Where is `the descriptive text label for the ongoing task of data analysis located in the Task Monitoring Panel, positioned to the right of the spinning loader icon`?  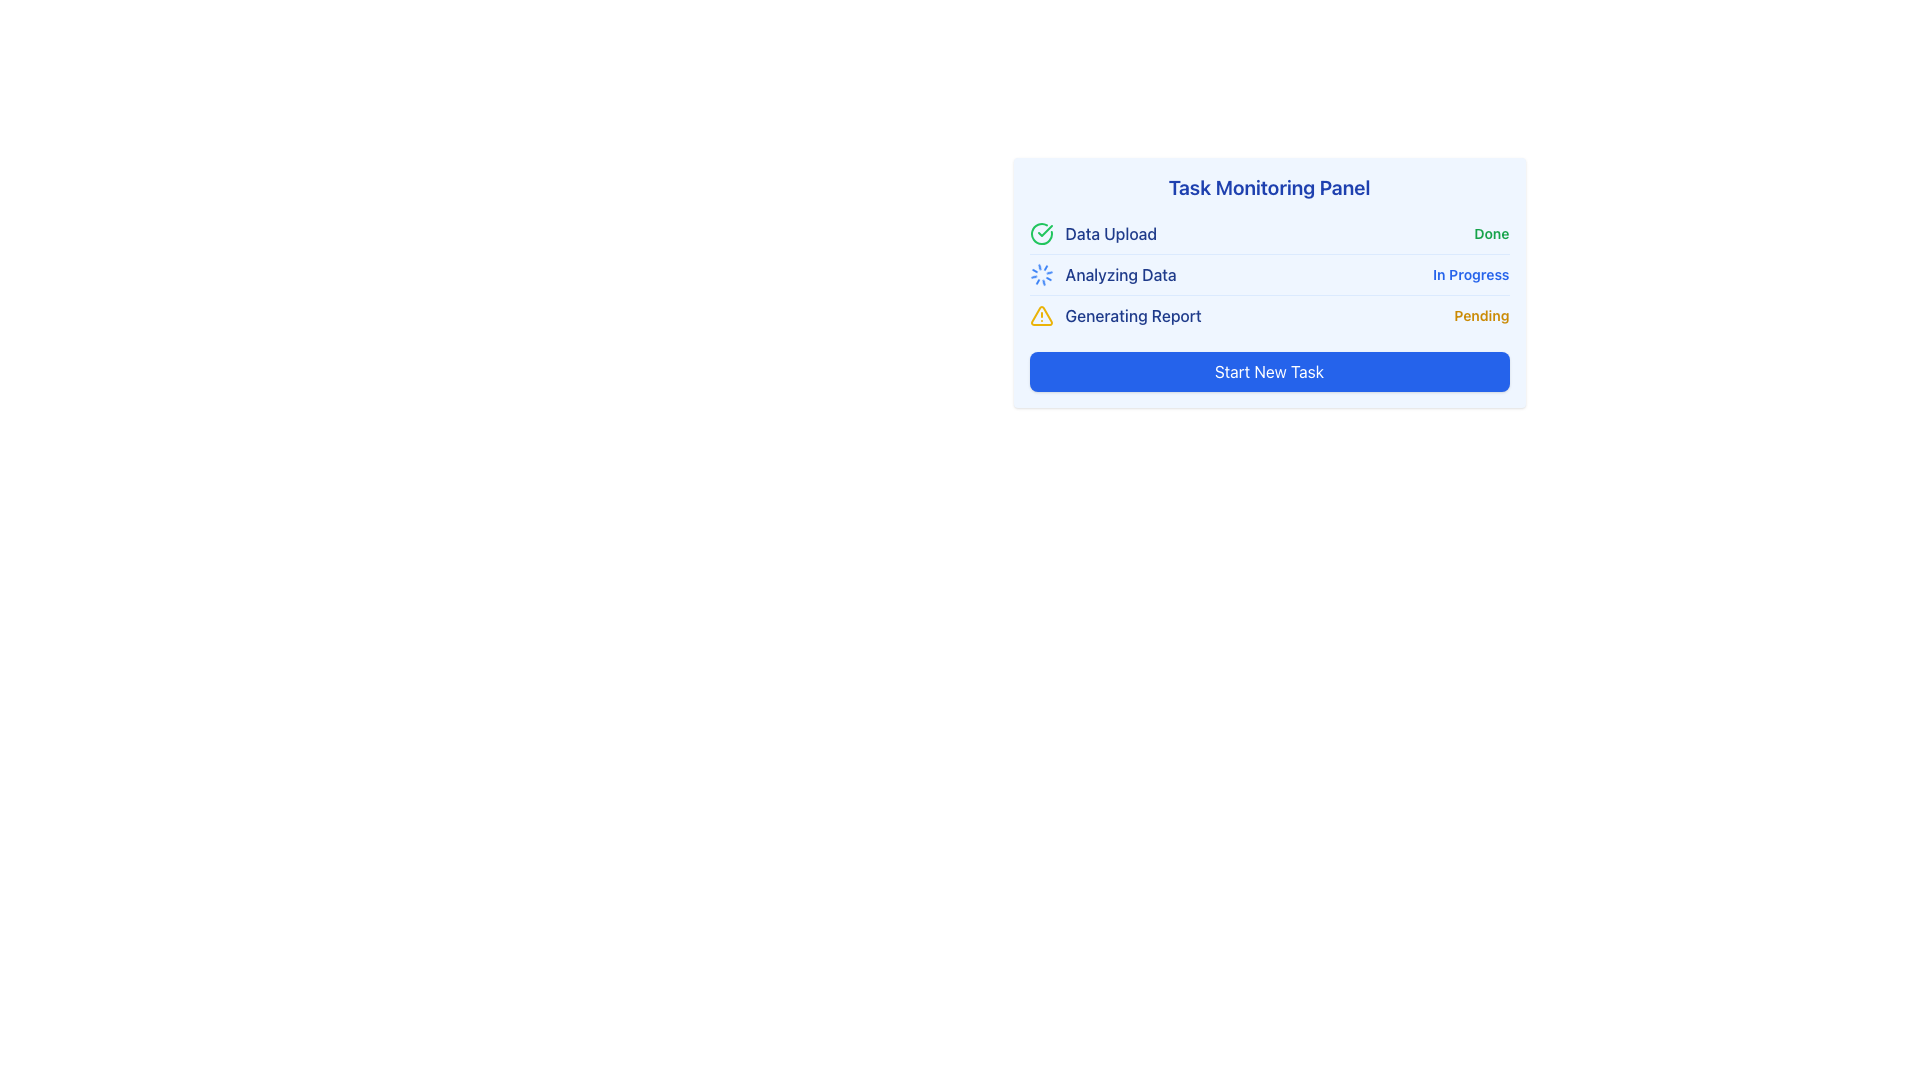
the descriptive text label for the ongoing task of data analysis located in the Task Monitoring Panel, positioned to the right of the spinning loader icon is located at coordinates (1121, 274).